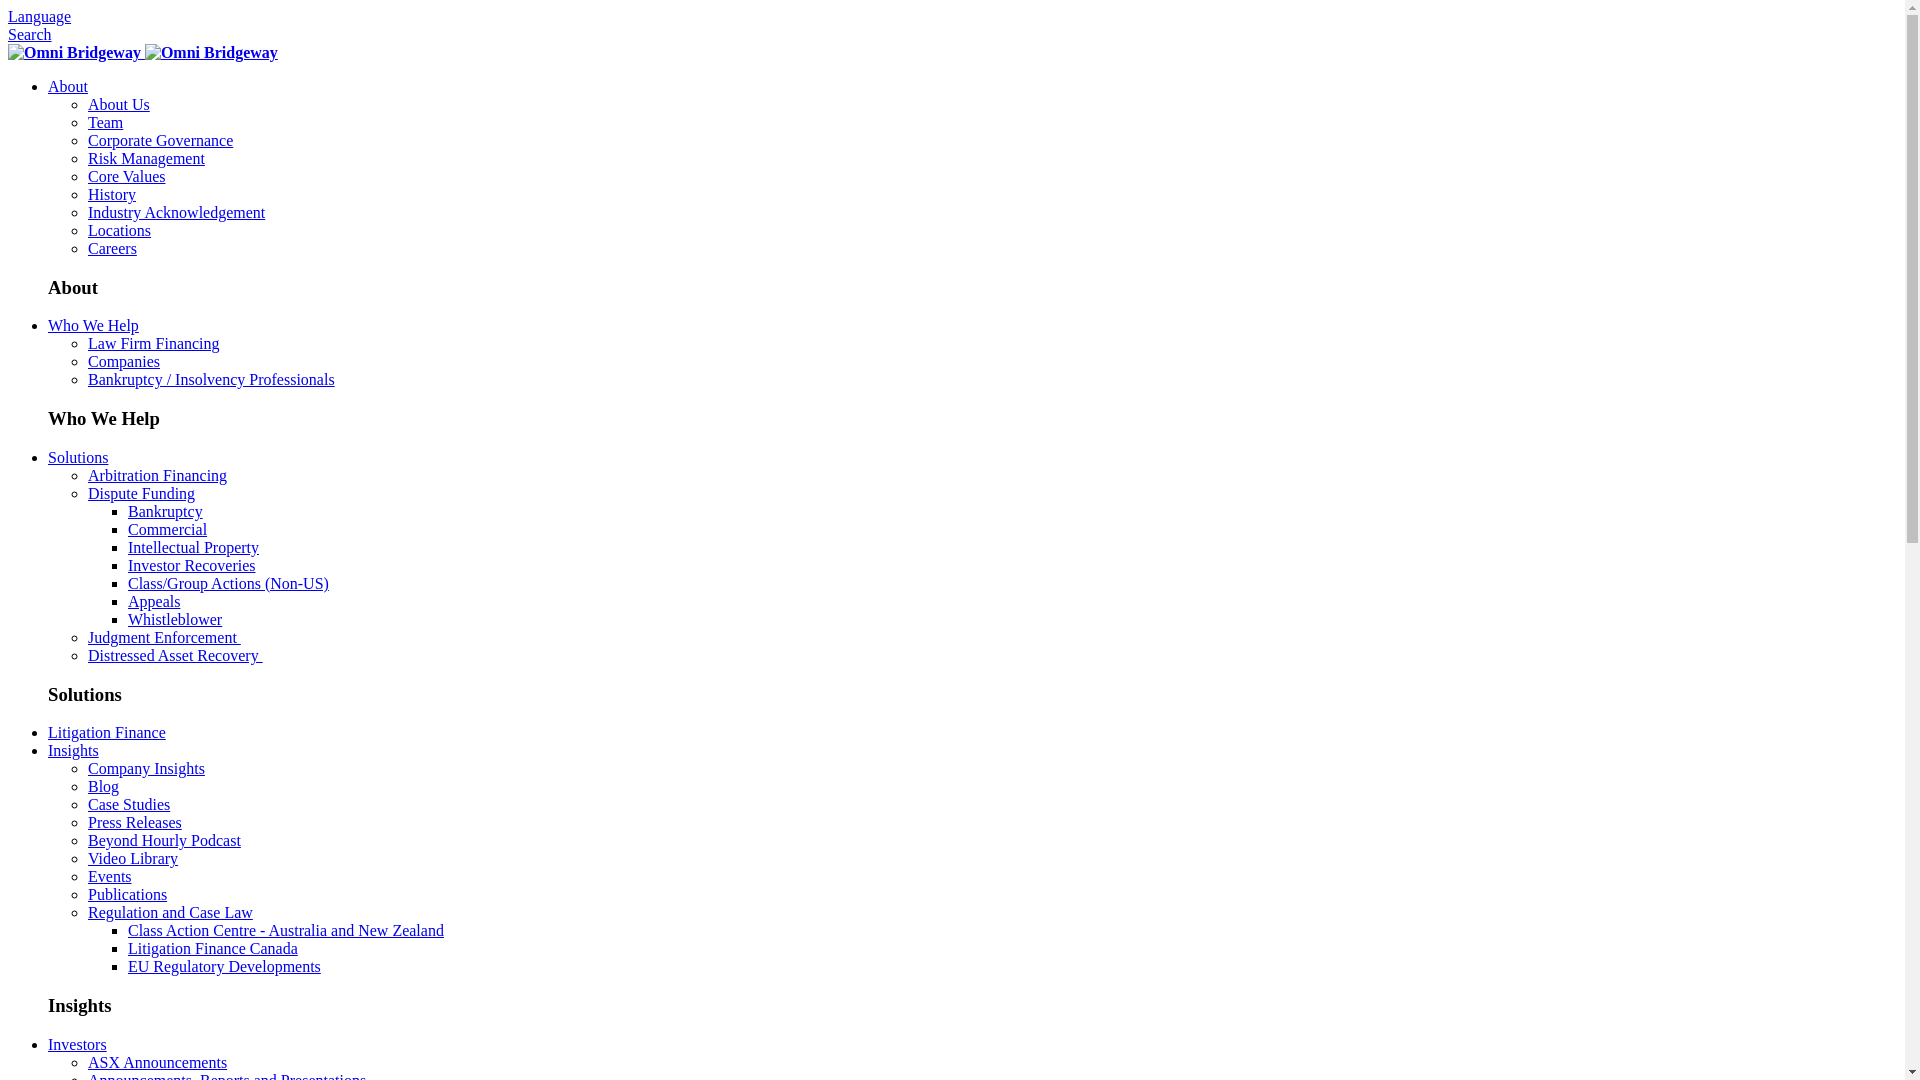 This screenshot has height=1080, width=1920. I want to click on 'About', so click(67, 85).